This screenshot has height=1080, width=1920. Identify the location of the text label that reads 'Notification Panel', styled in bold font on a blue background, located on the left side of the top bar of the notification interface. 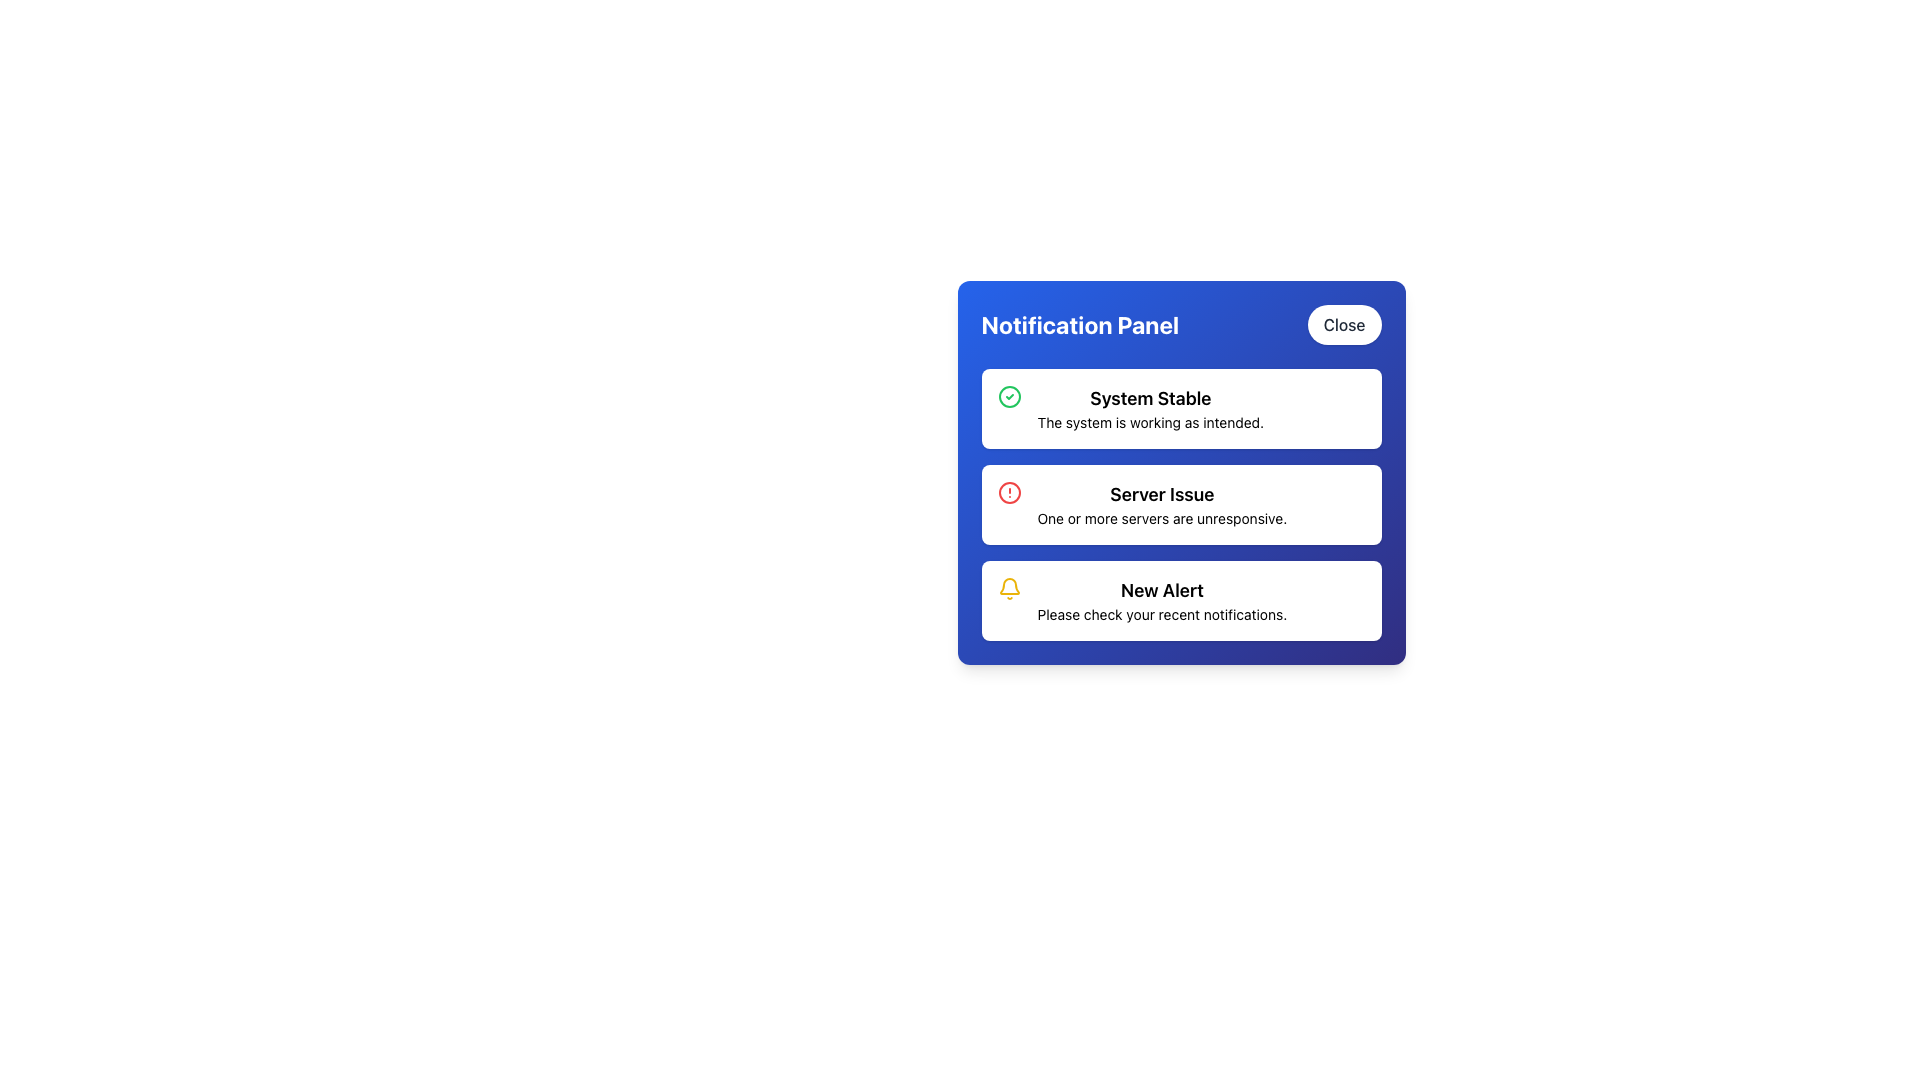
(1079, 323).